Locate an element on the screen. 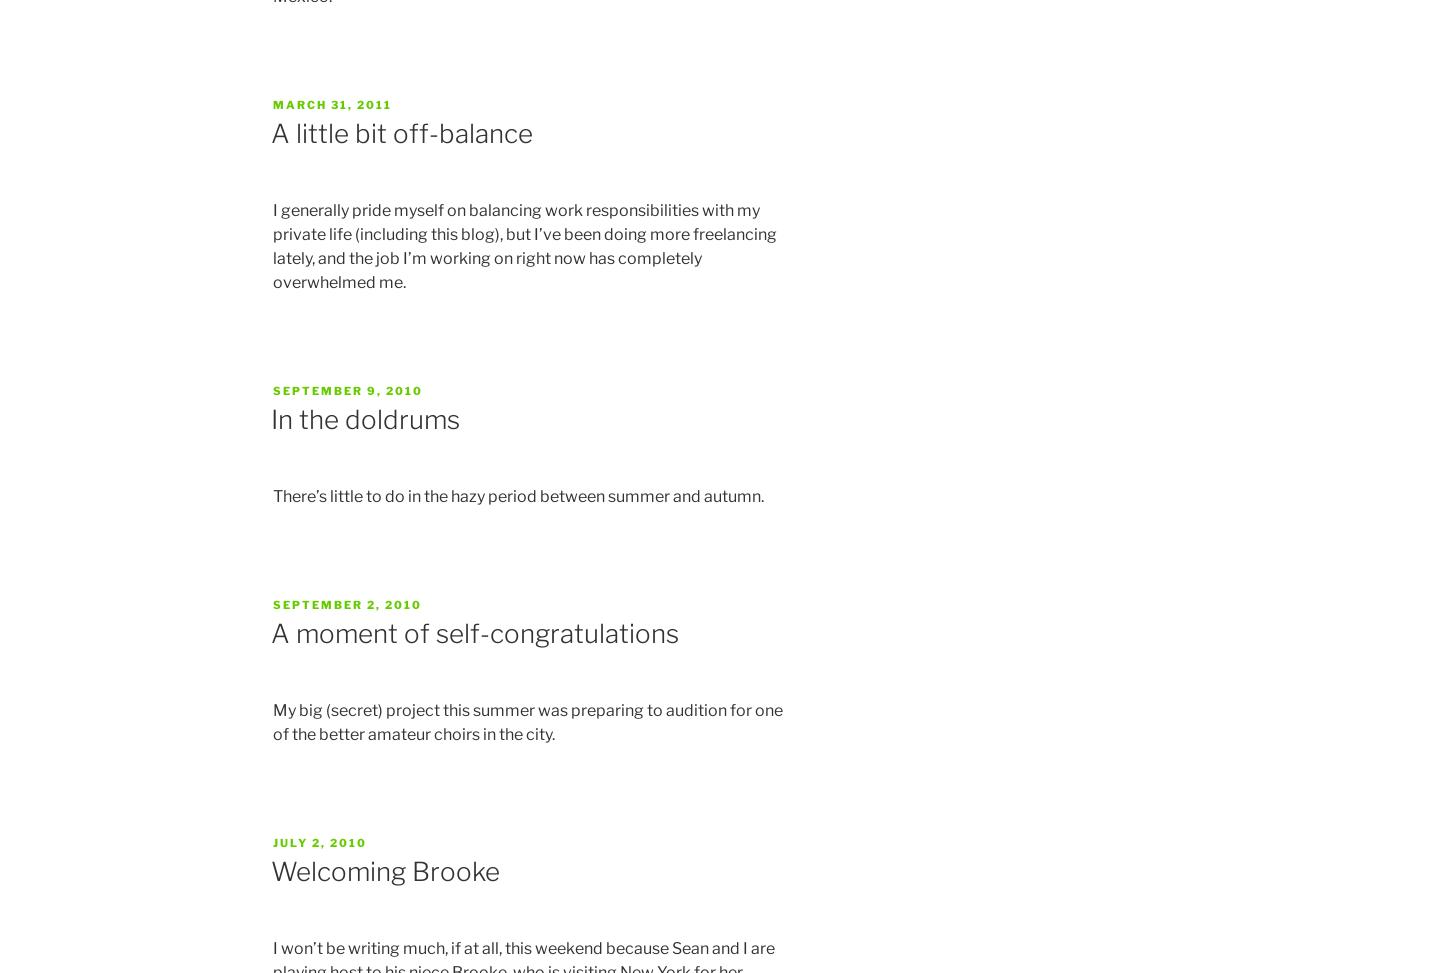 The height and width of the screenshot is (973, 1450). 'March 31, 2011' is located at coordinates (332, 103).